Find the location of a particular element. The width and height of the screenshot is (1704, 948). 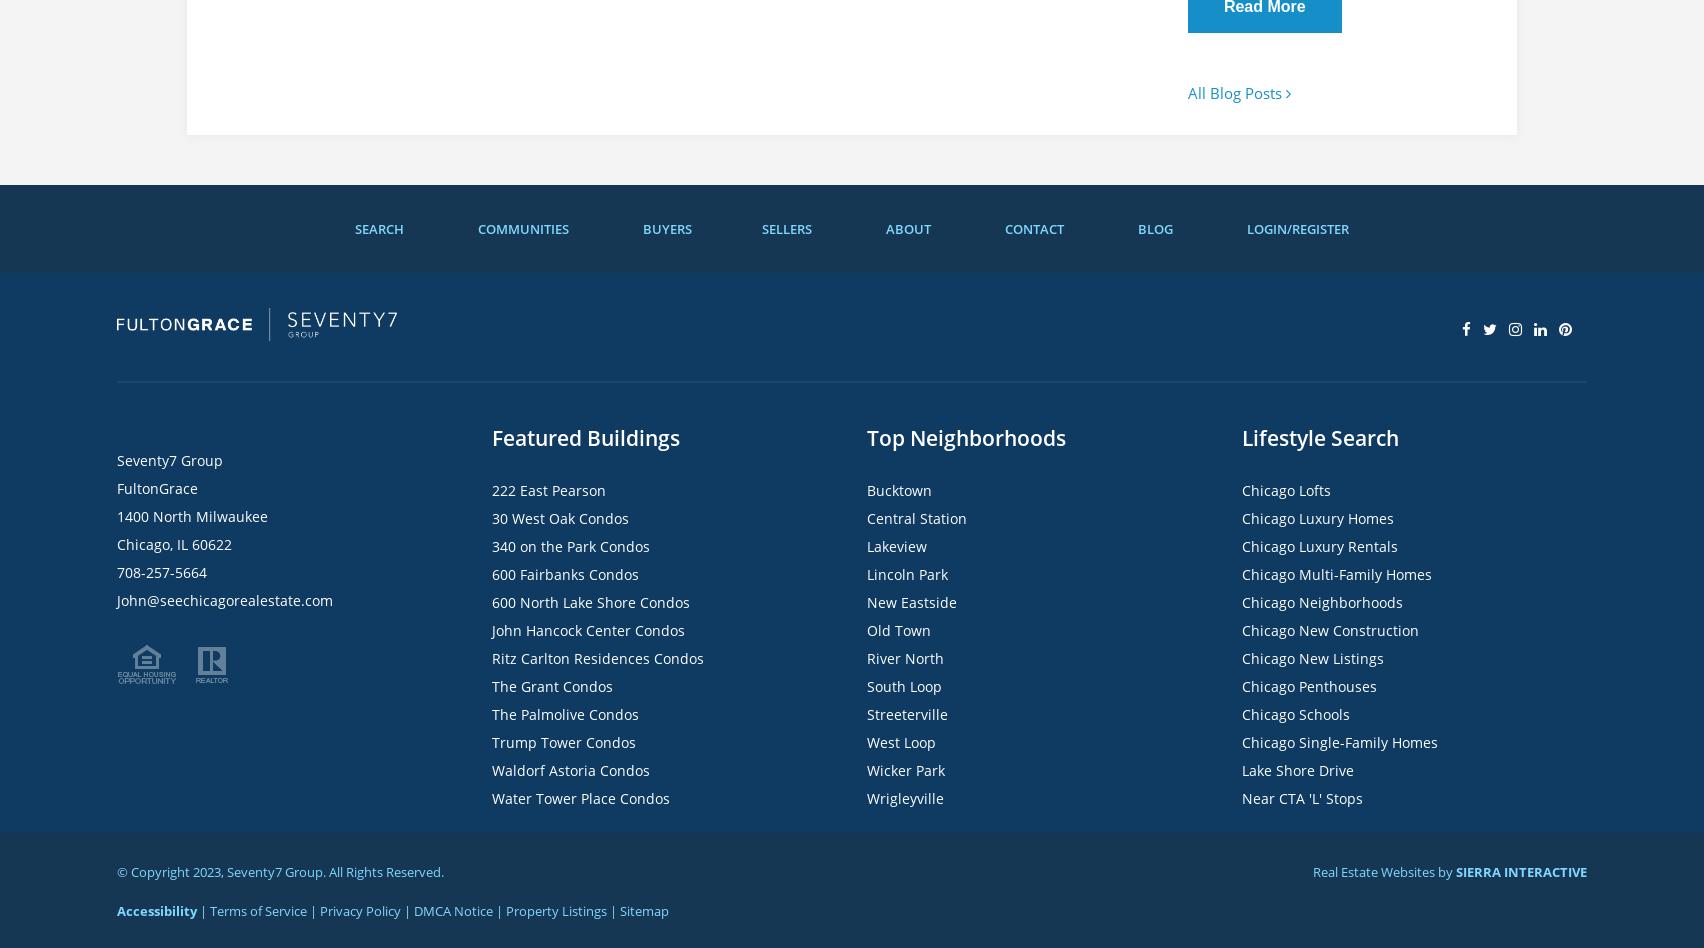

'Sitemap' is located at coordinates (619, 908).